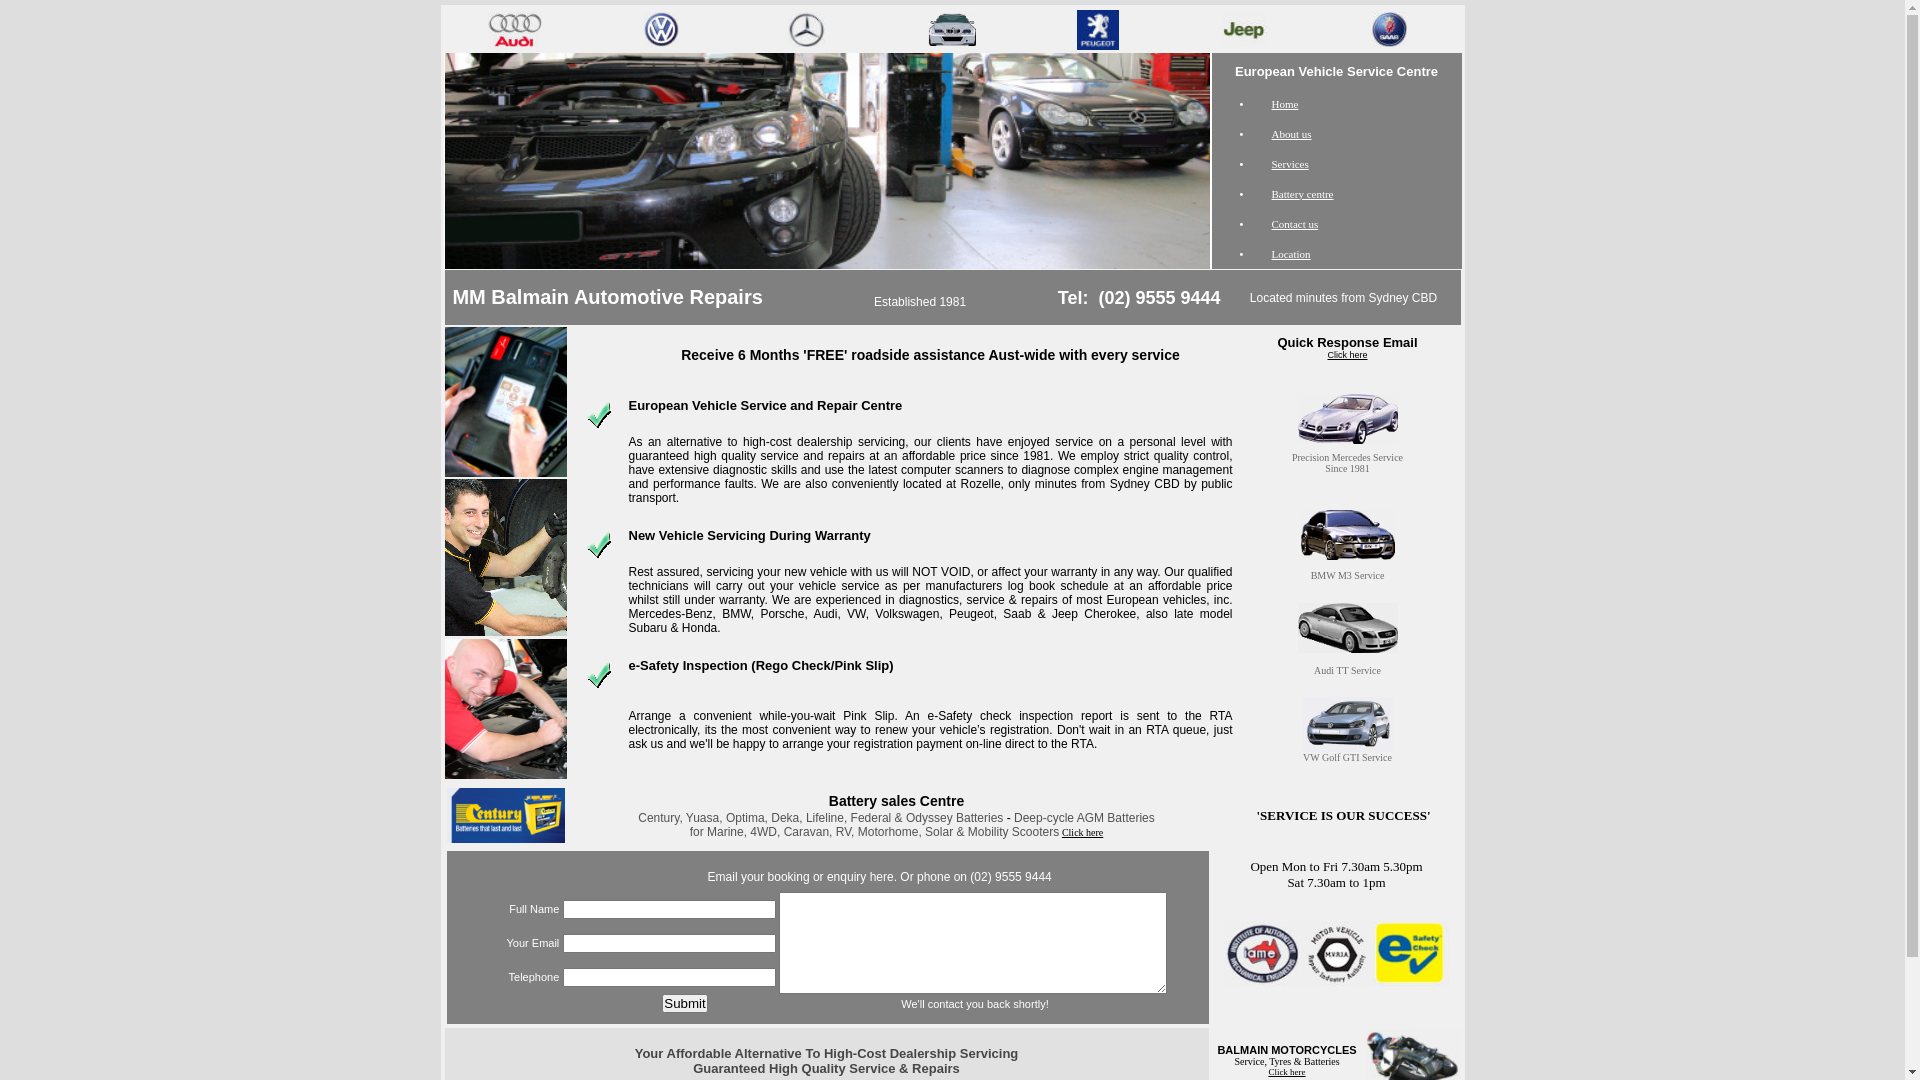 This screenshot has width=1920, height=1080. I want to click on 'Email', so click(722, 875).